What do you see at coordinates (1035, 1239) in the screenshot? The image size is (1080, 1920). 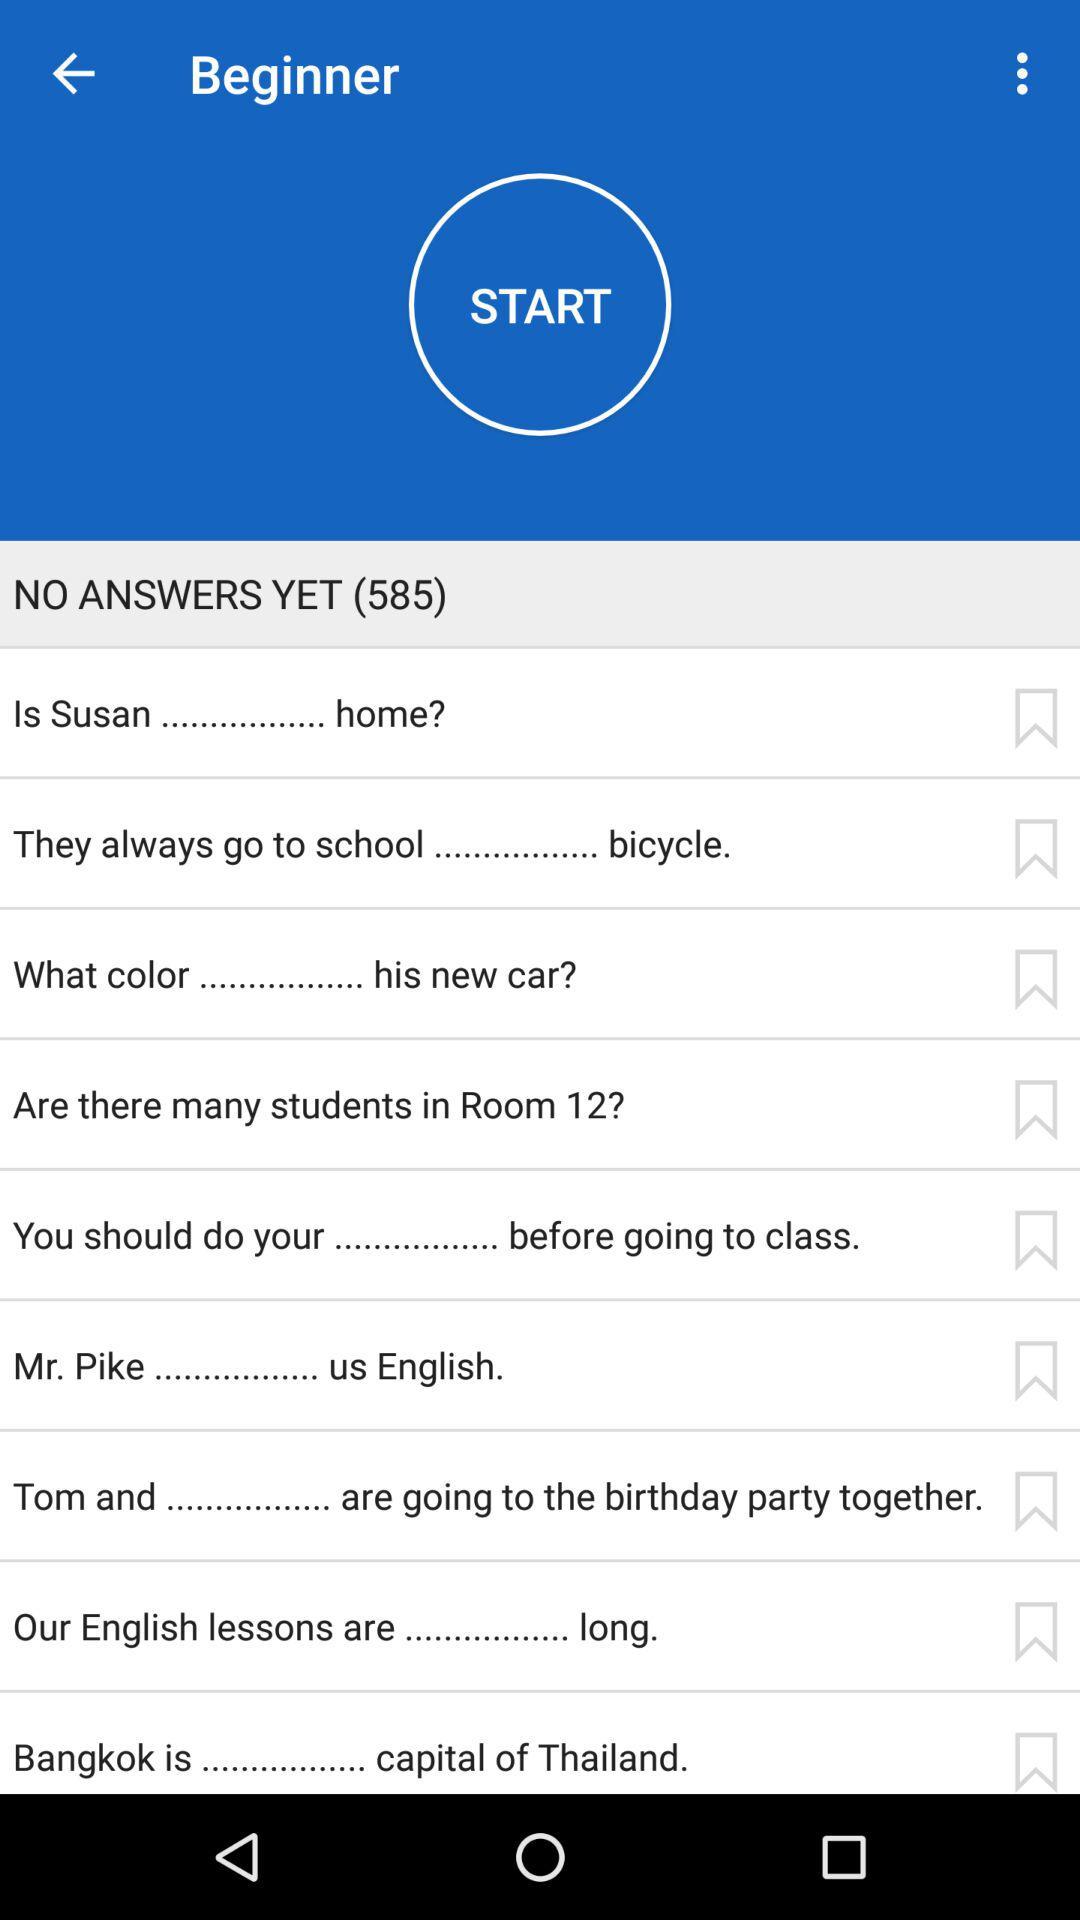 I see `app to the right of the you should do icon` at bounding box center [1035, 1239].